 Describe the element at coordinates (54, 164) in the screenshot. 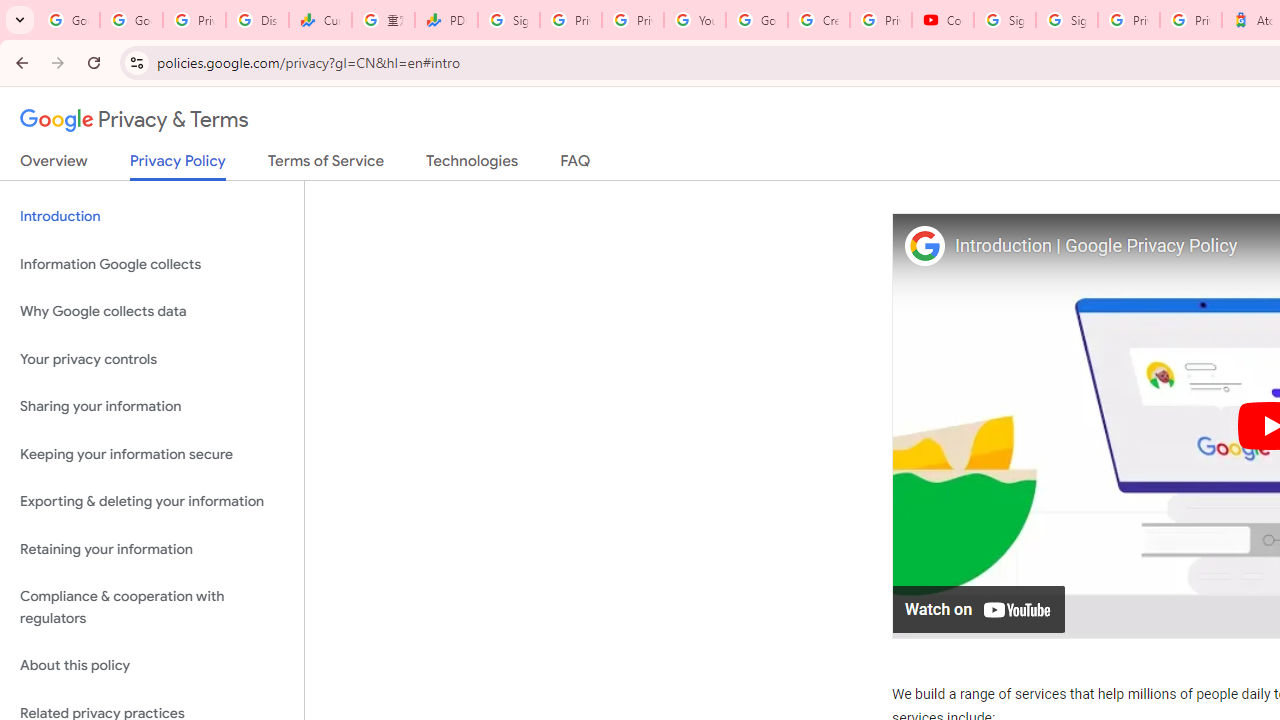

I see `'Overview'` at that location.